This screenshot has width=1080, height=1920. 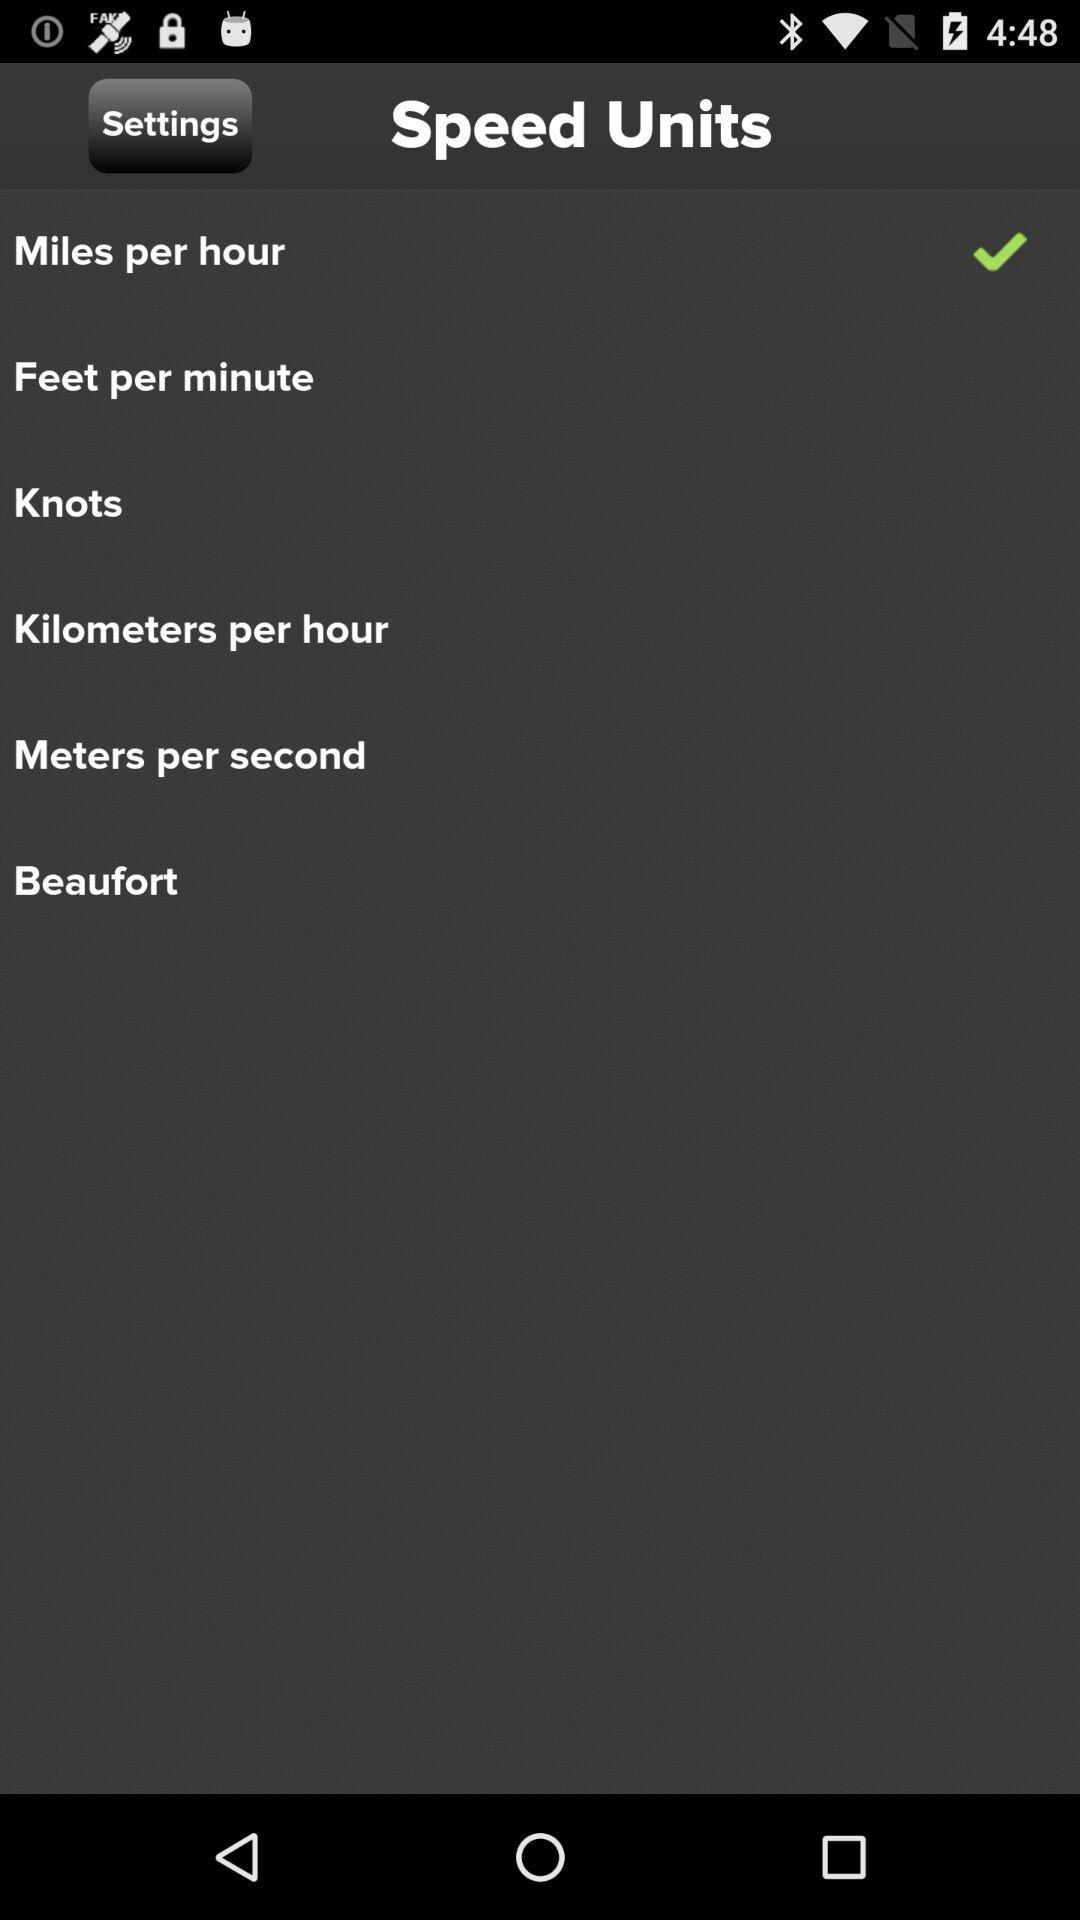 What do you see at coordinates (525, 881) in the screenshot?
I see `the icon below meters per second` at bounding box center [525, 881].